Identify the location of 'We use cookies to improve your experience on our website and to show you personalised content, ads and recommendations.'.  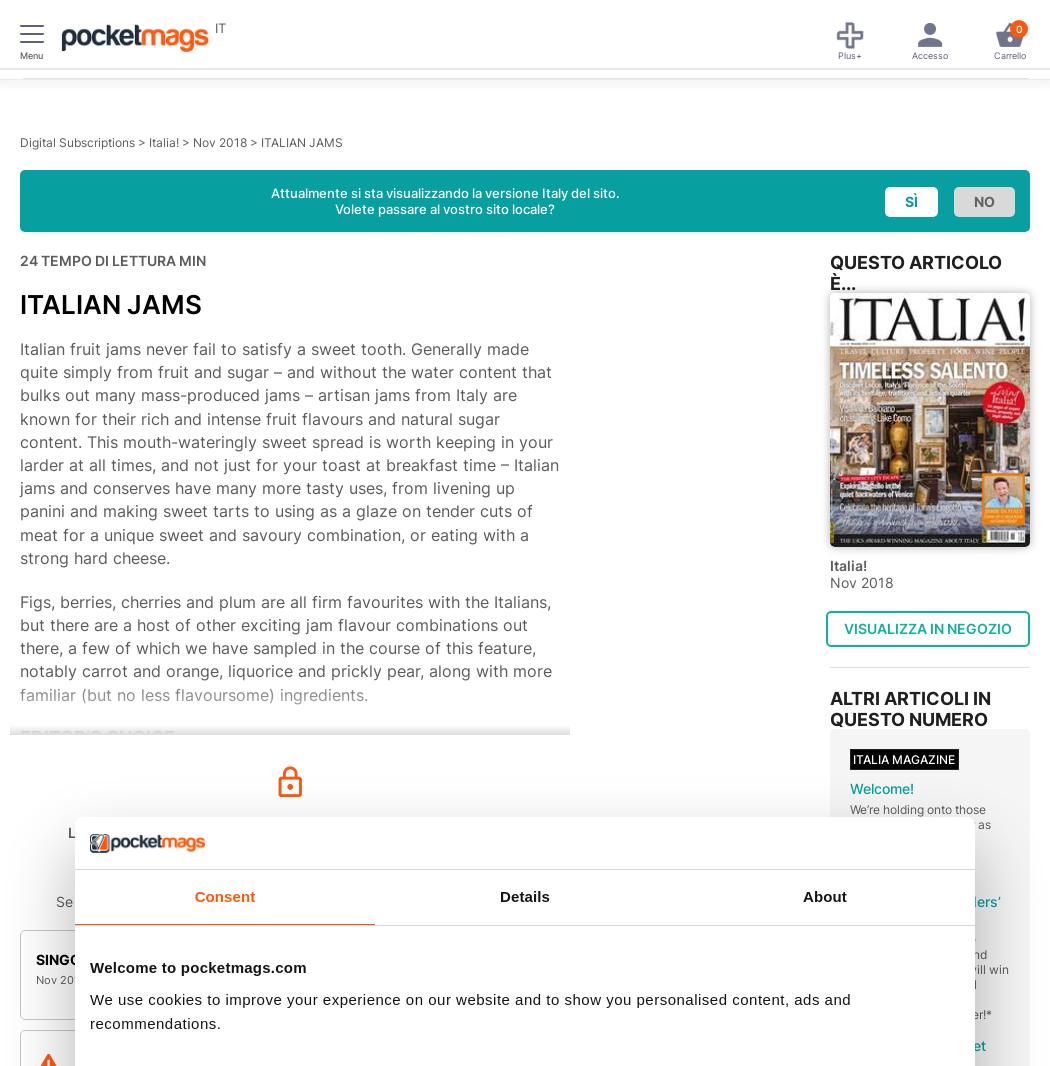
(470, 1010).